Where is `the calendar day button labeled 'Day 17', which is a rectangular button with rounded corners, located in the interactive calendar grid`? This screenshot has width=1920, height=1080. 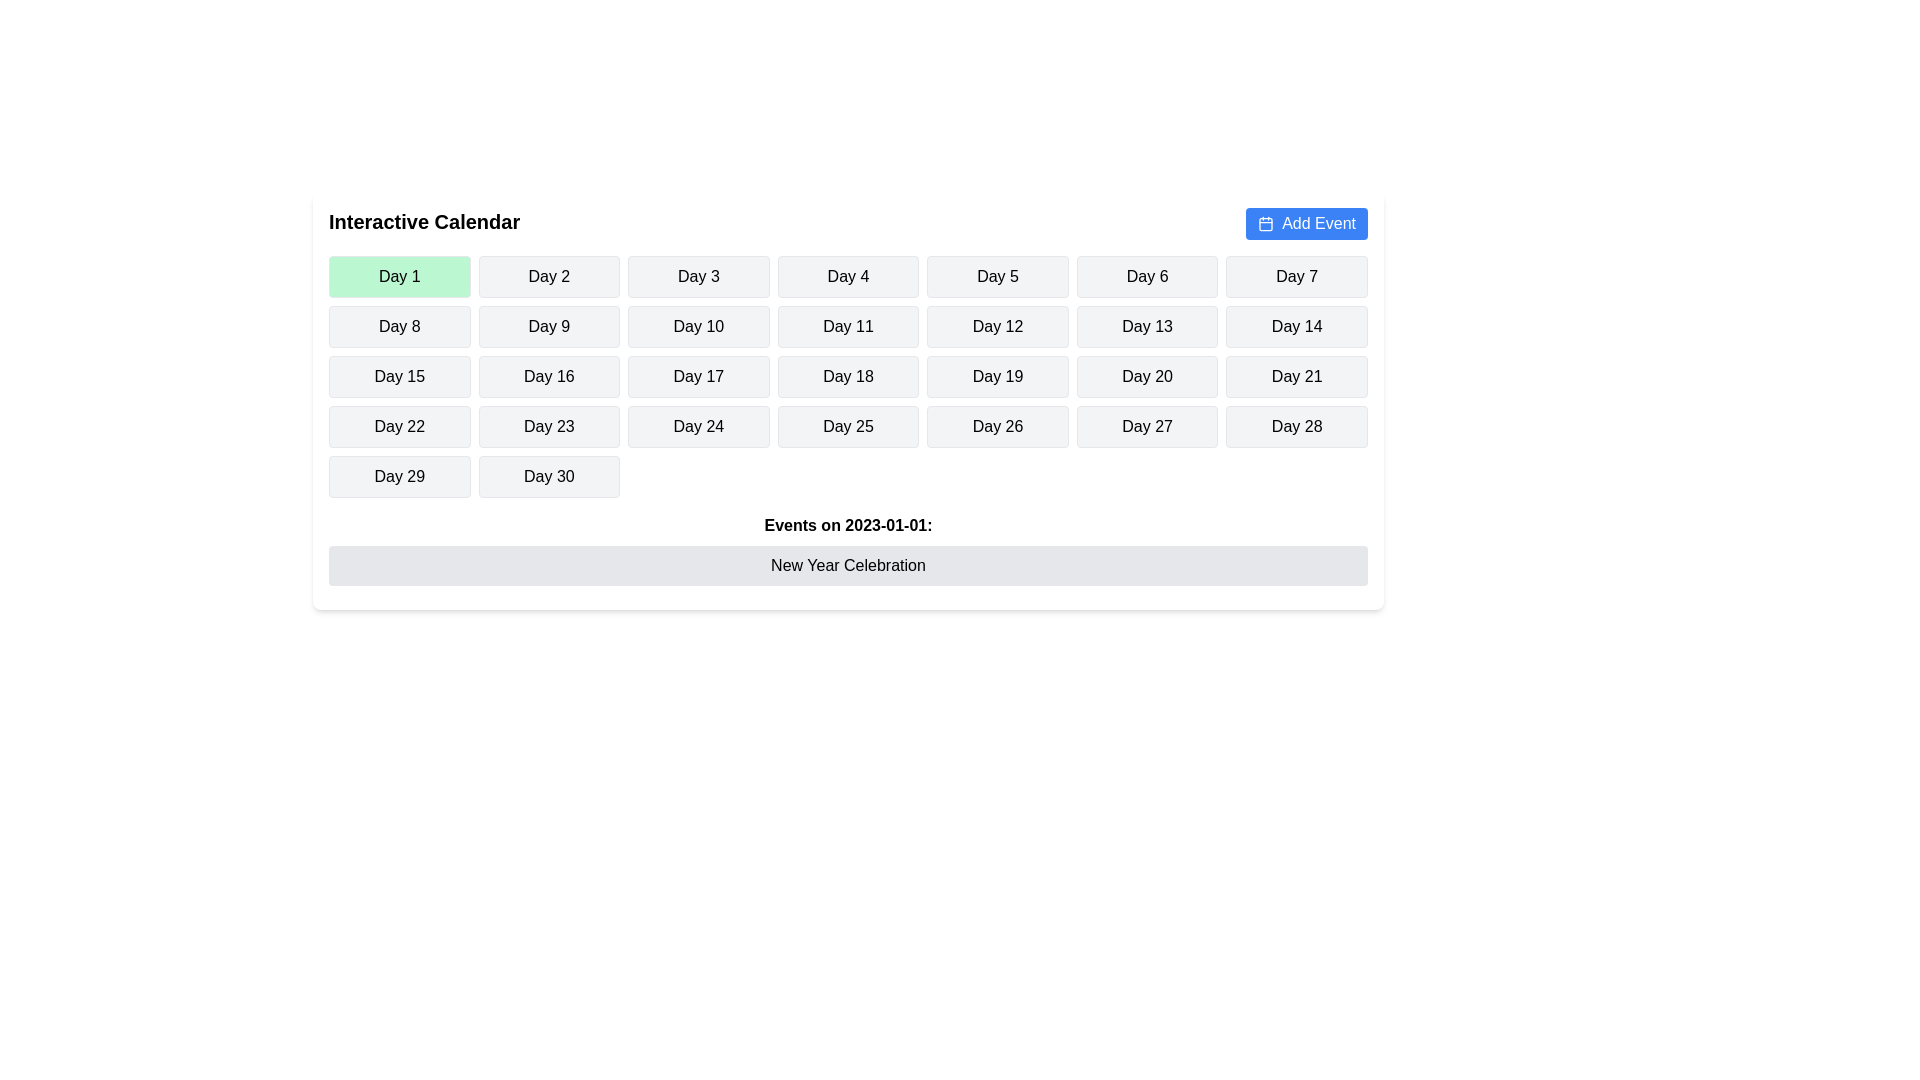 the calendar day button labeled 'Day 17', which is a rectangular button with rounded corners, located in the interactive calendar grid is located at coordinates (698, 377).